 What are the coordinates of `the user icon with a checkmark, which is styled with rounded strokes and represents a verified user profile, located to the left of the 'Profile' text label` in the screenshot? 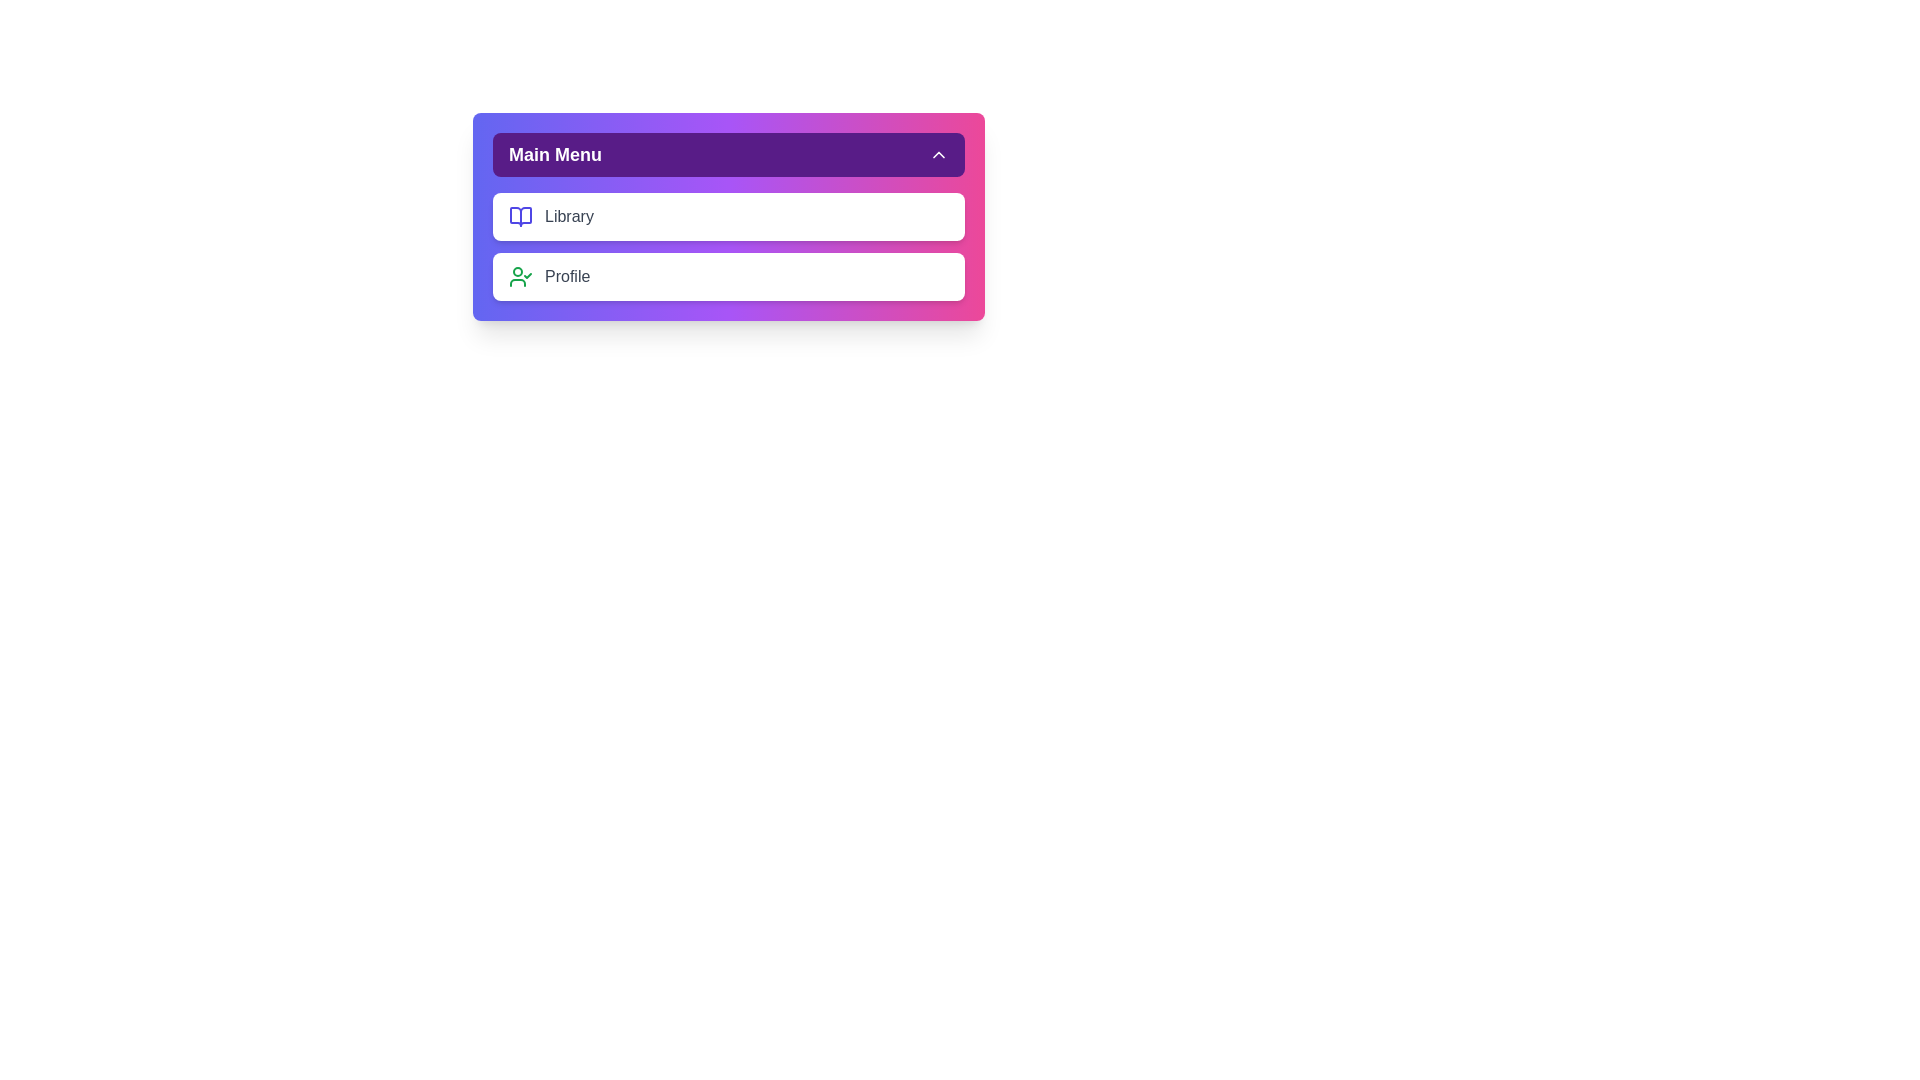 It's located at (521, 277).